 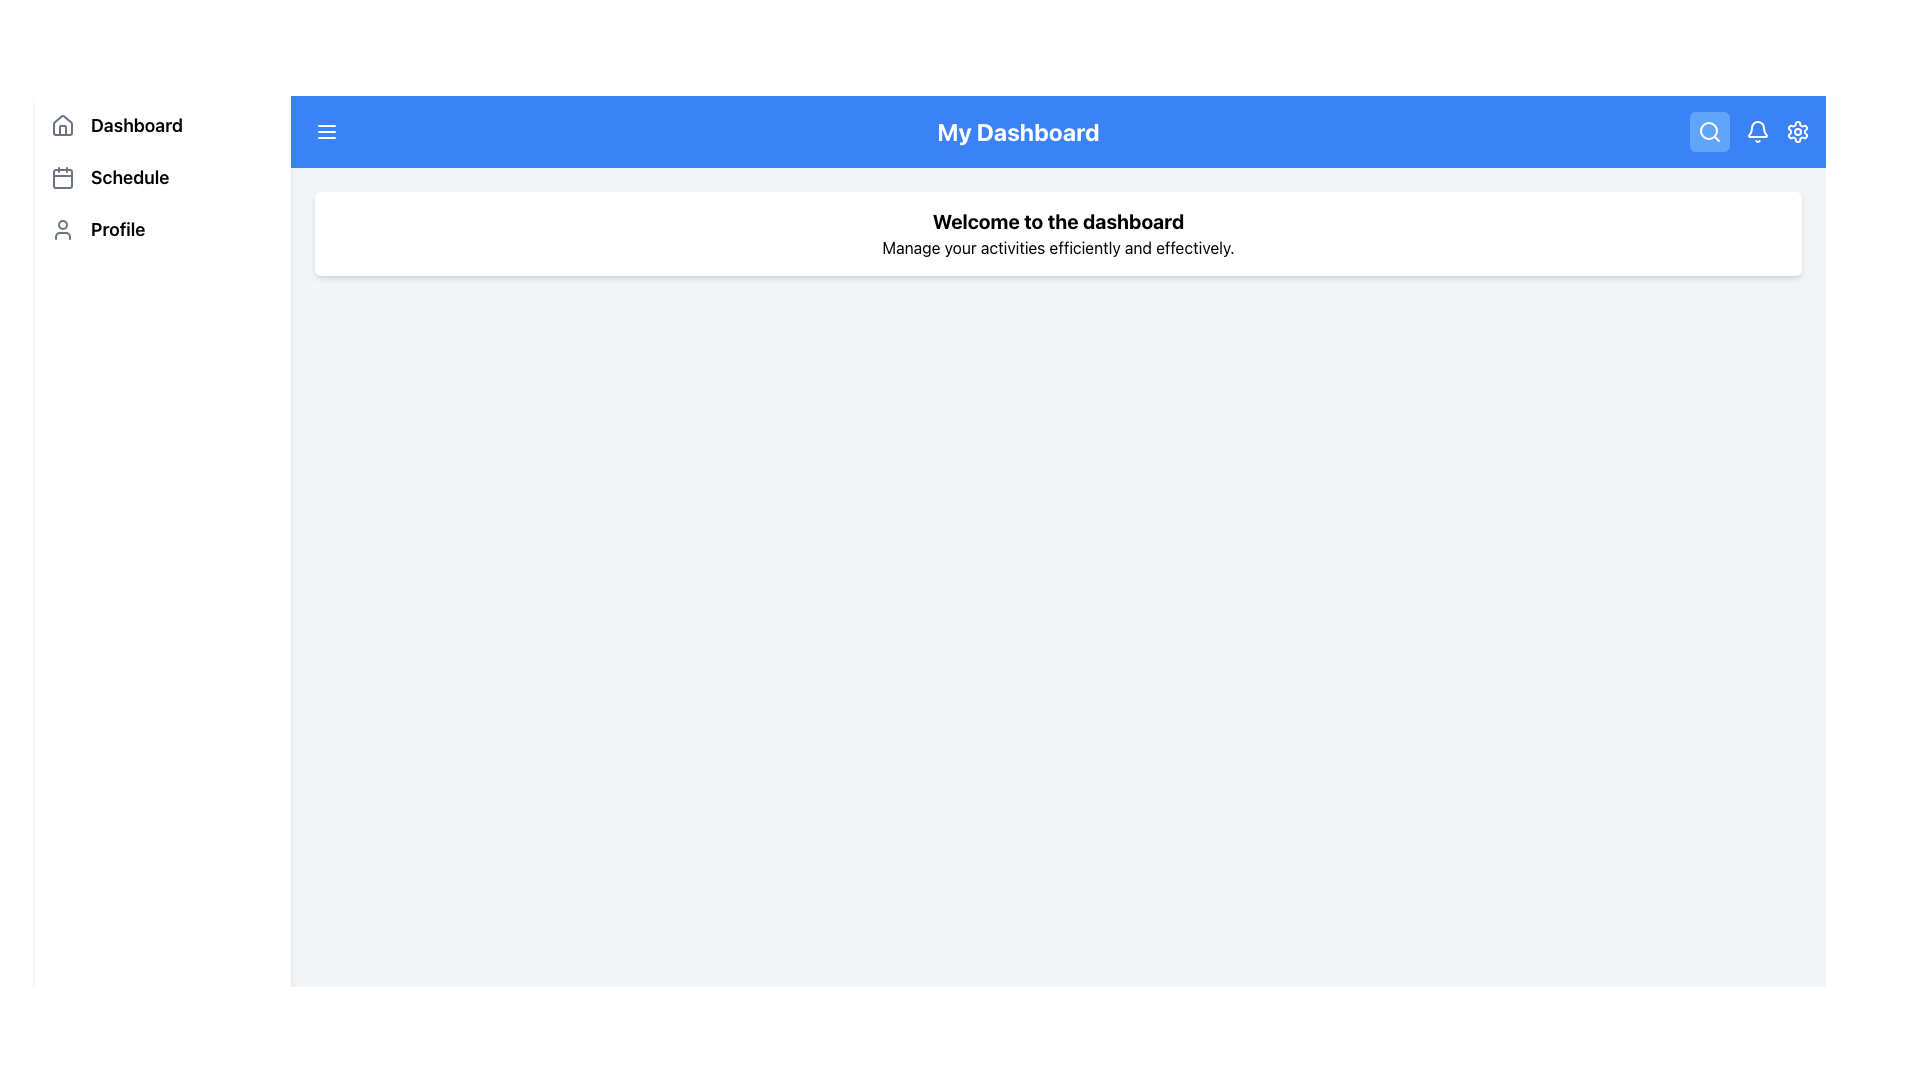 I want to click on the dashboard title label located in the blue header area, centered between the hamburger menu icon and the search icon, so click(x=1018, y=131).